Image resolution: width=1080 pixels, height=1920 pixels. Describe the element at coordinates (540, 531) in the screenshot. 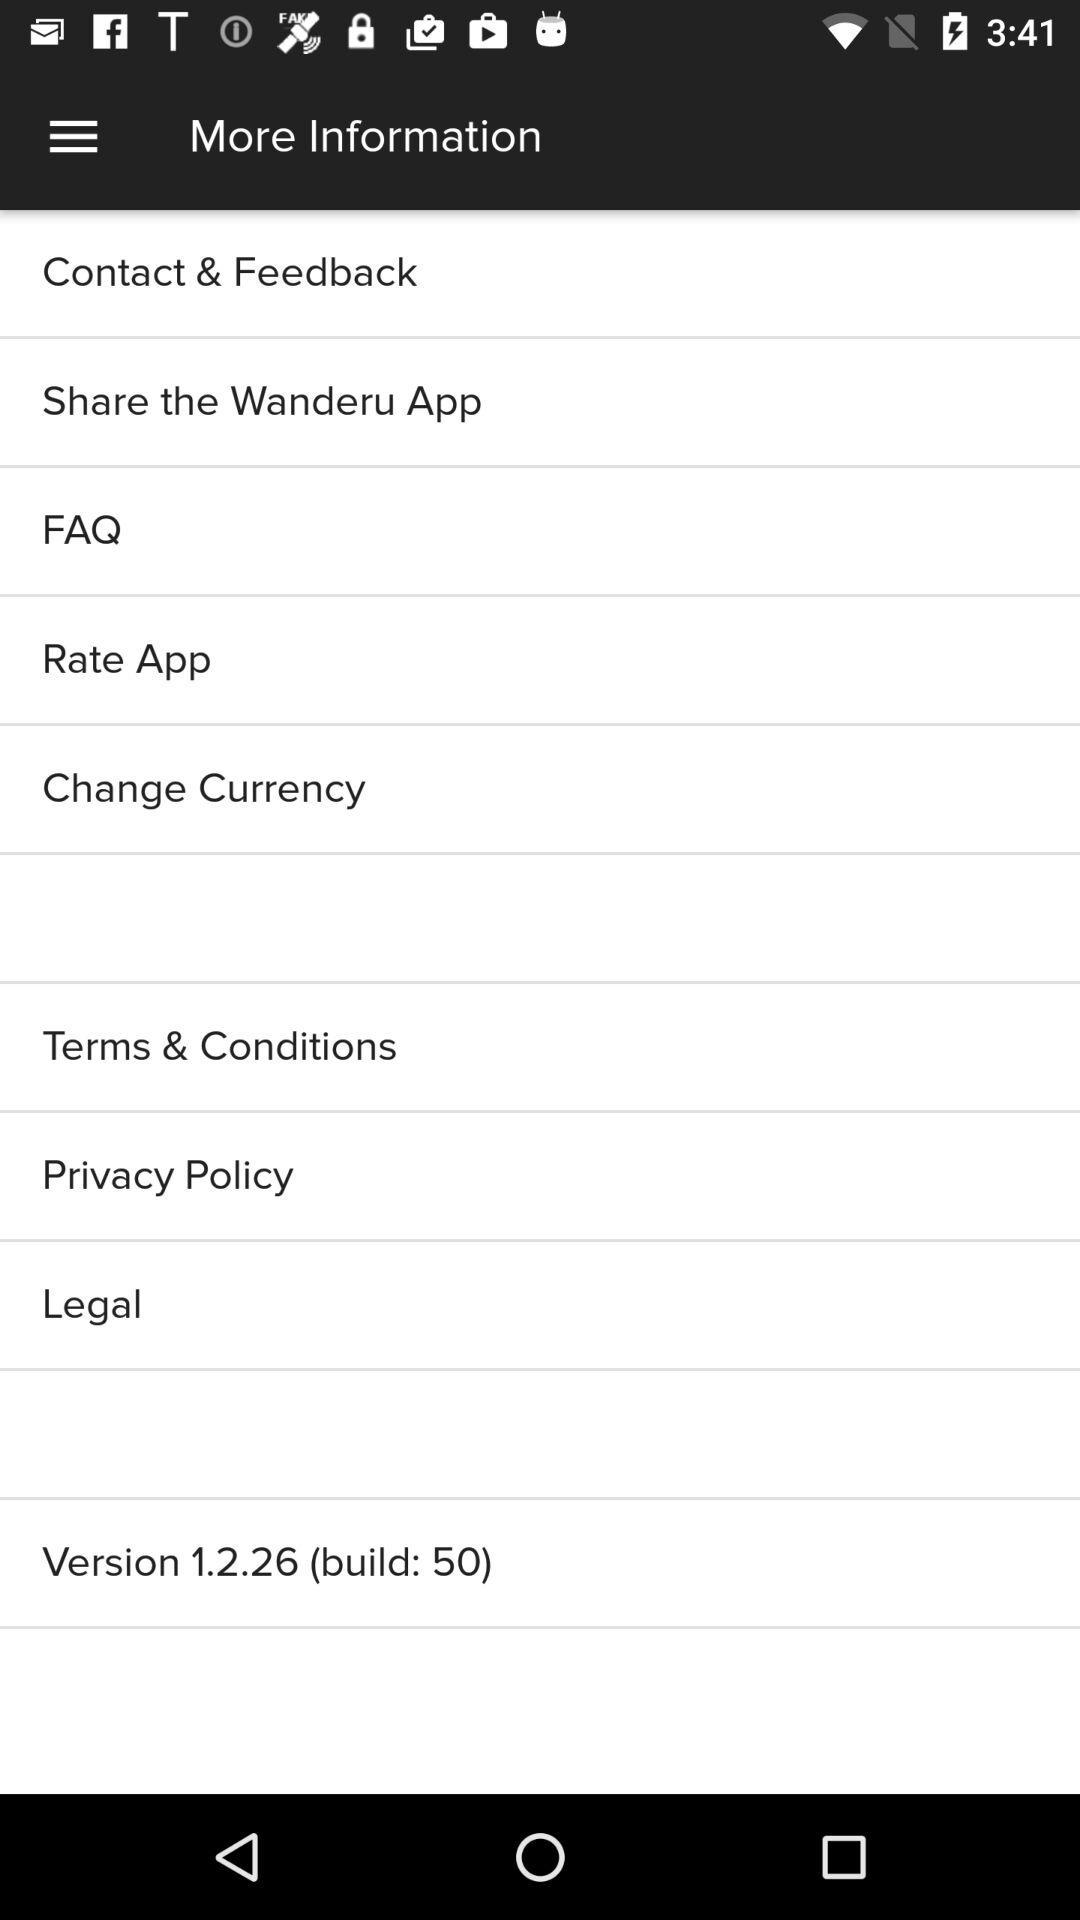

I see `icon below share the wanderu icon` at that location.